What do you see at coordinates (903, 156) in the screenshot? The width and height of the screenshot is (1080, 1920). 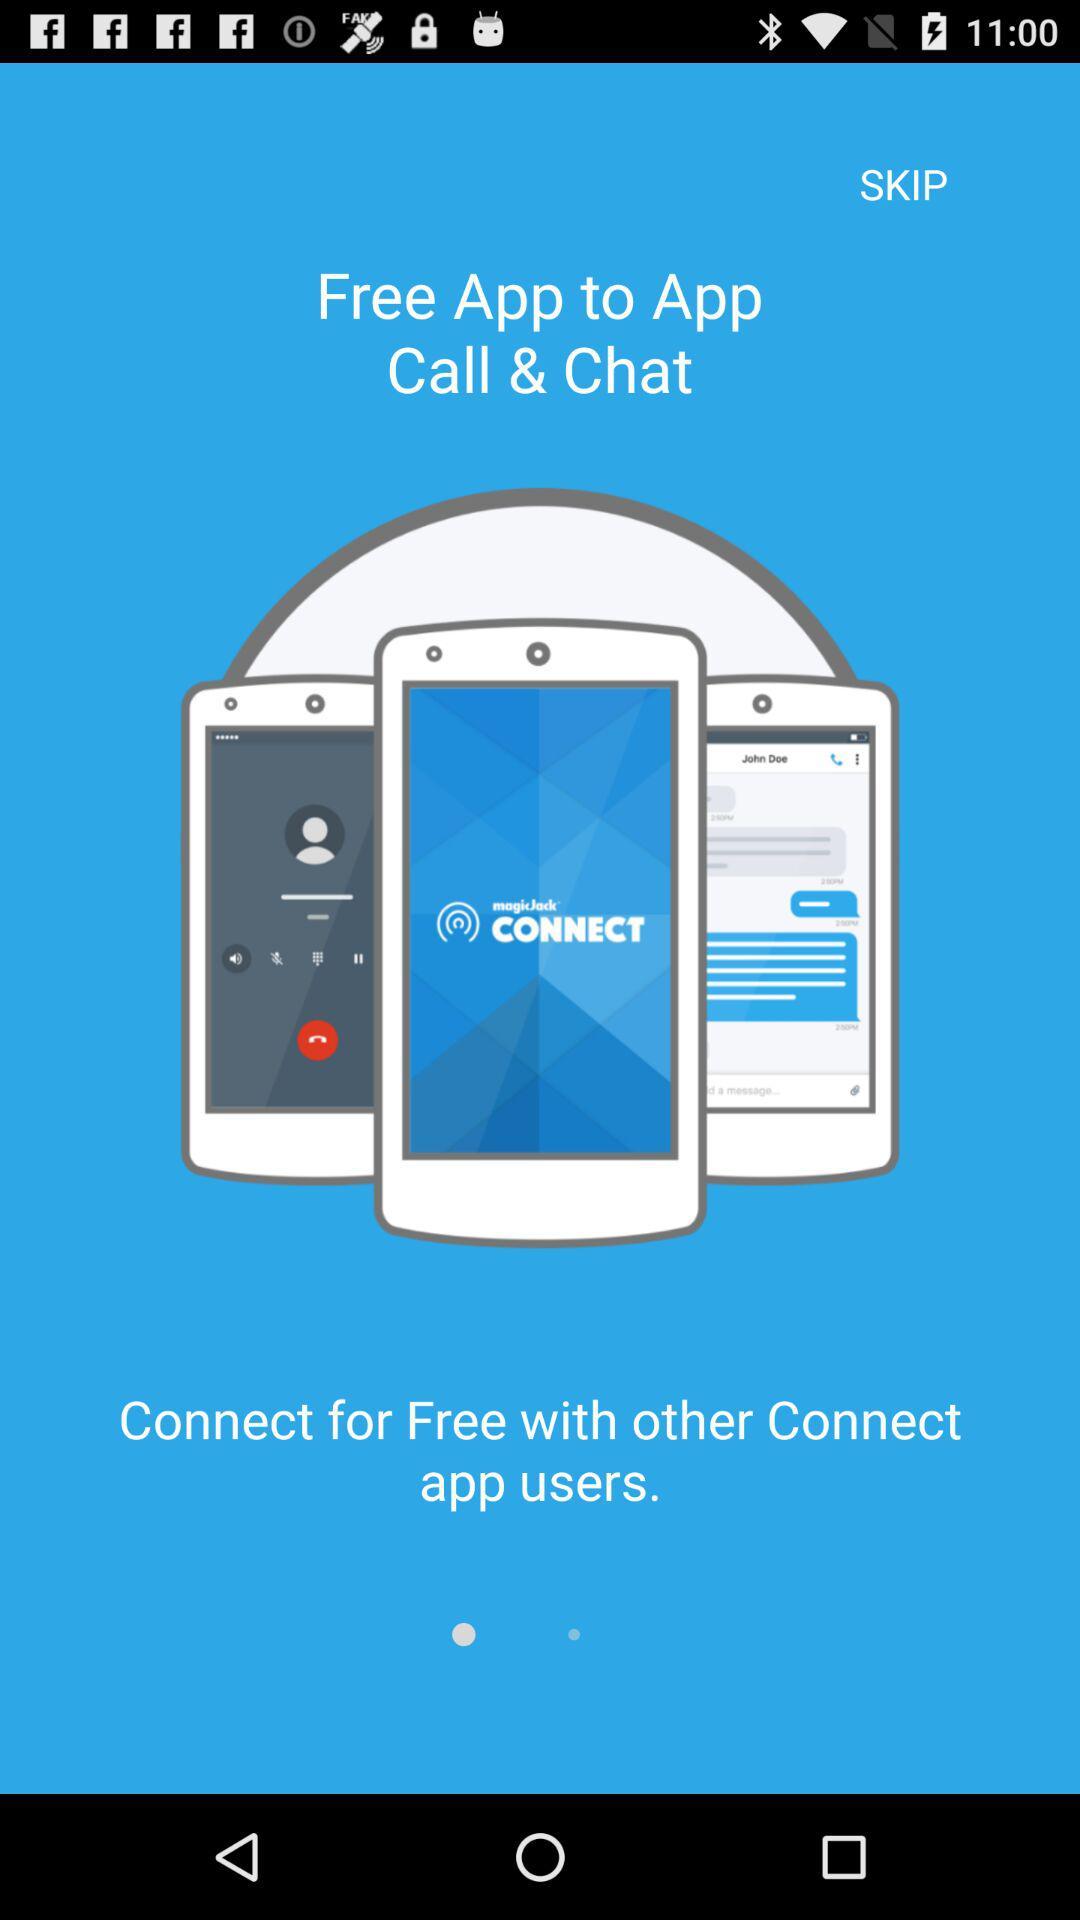 I see `item to the right of free app to icon` at bounding box center [903, 156].